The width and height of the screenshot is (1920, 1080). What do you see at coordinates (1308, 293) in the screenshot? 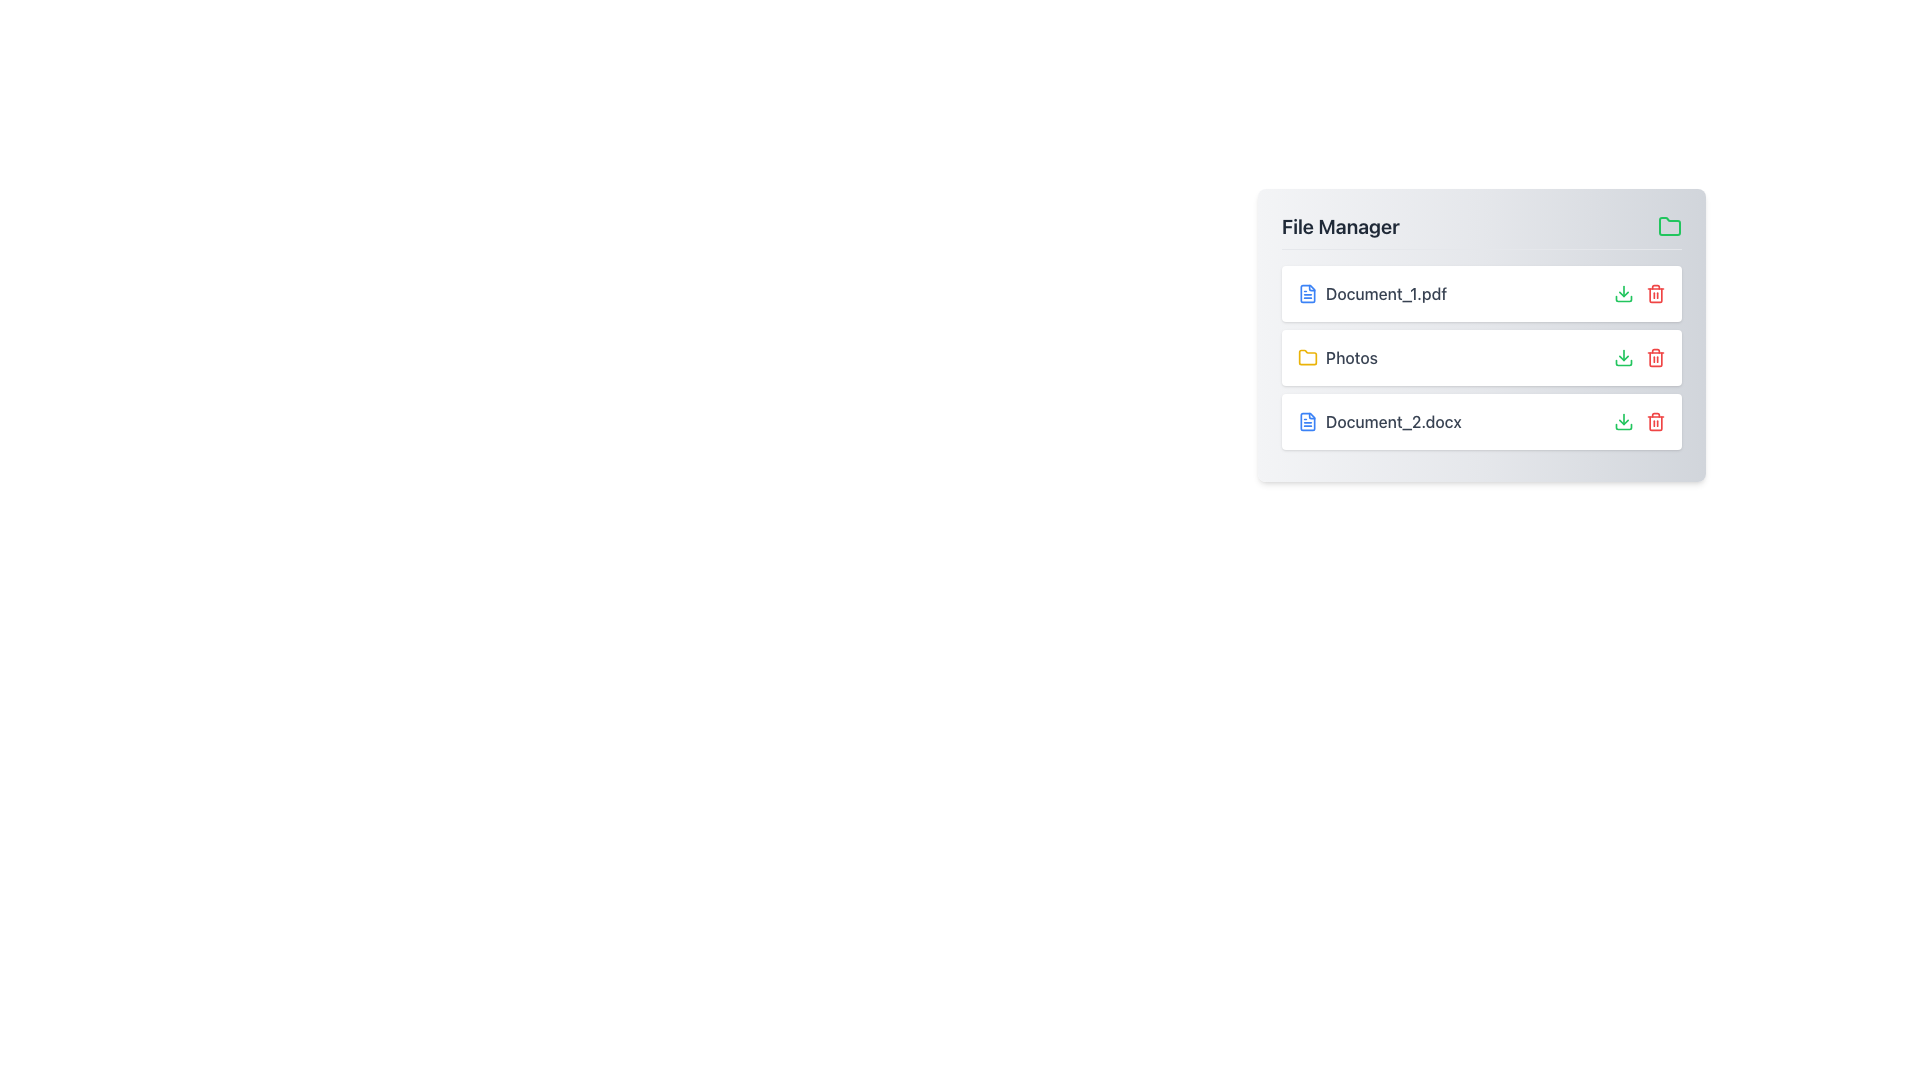
I see `the small blue document icon associated with 'Document_1.pdf' in the File Manager interface` at bounding box center [1308, 293].